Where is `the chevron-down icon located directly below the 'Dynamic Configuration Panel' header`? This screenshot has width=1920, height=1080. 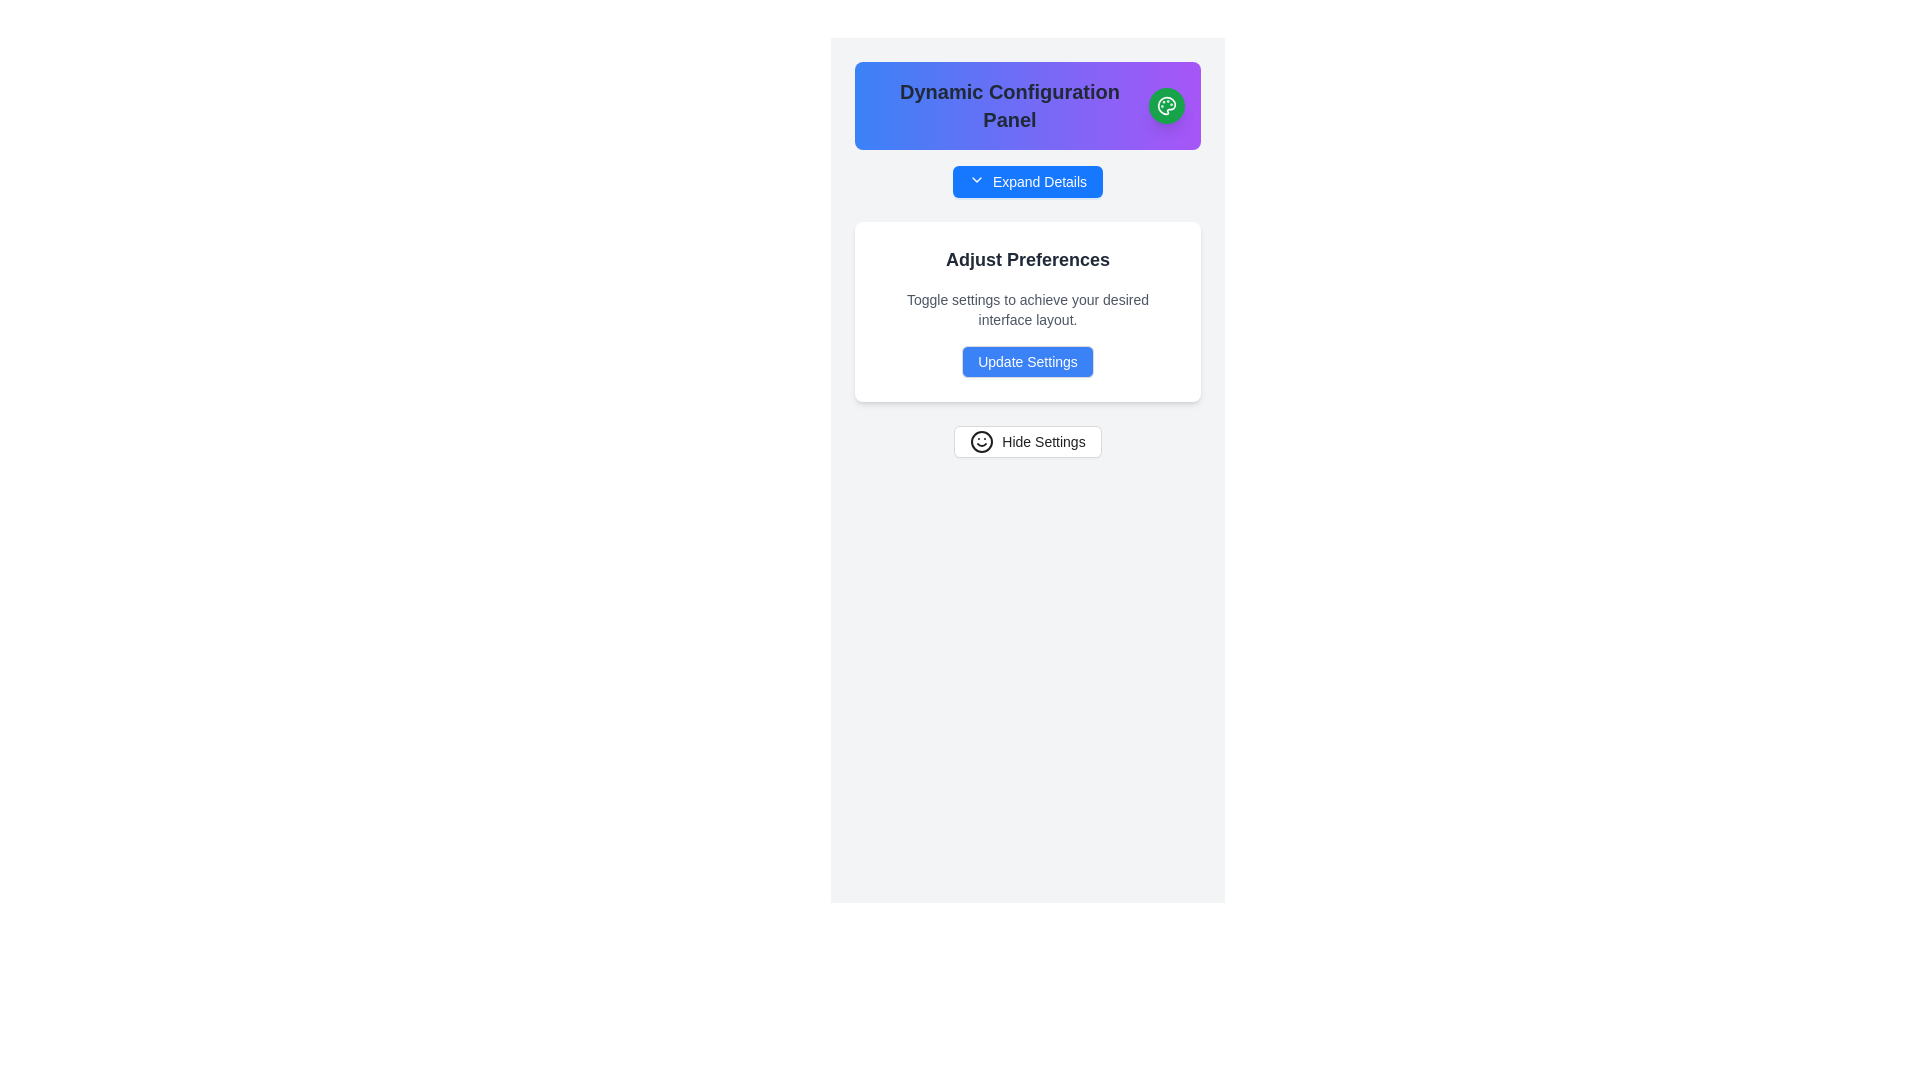 the chevron-down icon located directly below the 'Dynamic Configuration Panel' header is located at coordinates (976, 180).